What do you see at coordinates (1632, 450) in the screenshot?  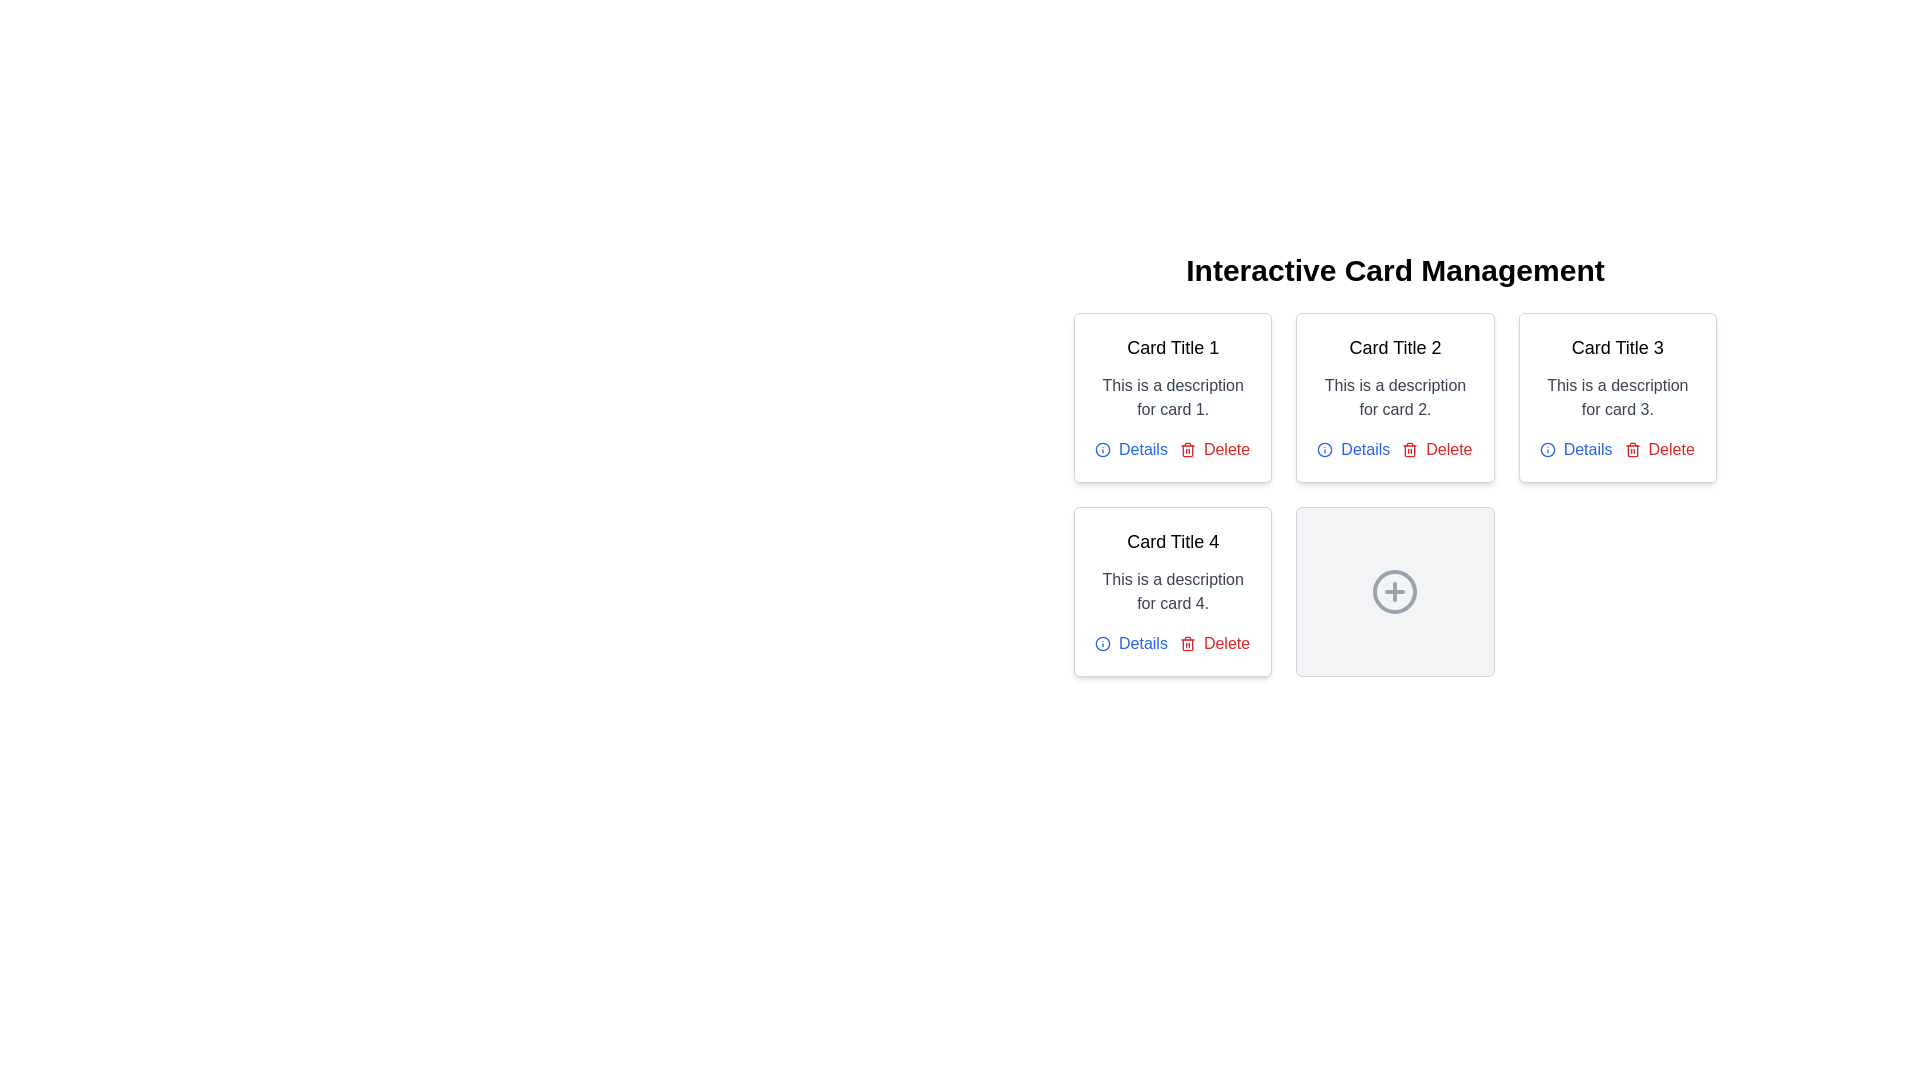 I see `the delete icon located within the 'Delete' button under 'Card Title 3'` at bounding box center [1632, 450].